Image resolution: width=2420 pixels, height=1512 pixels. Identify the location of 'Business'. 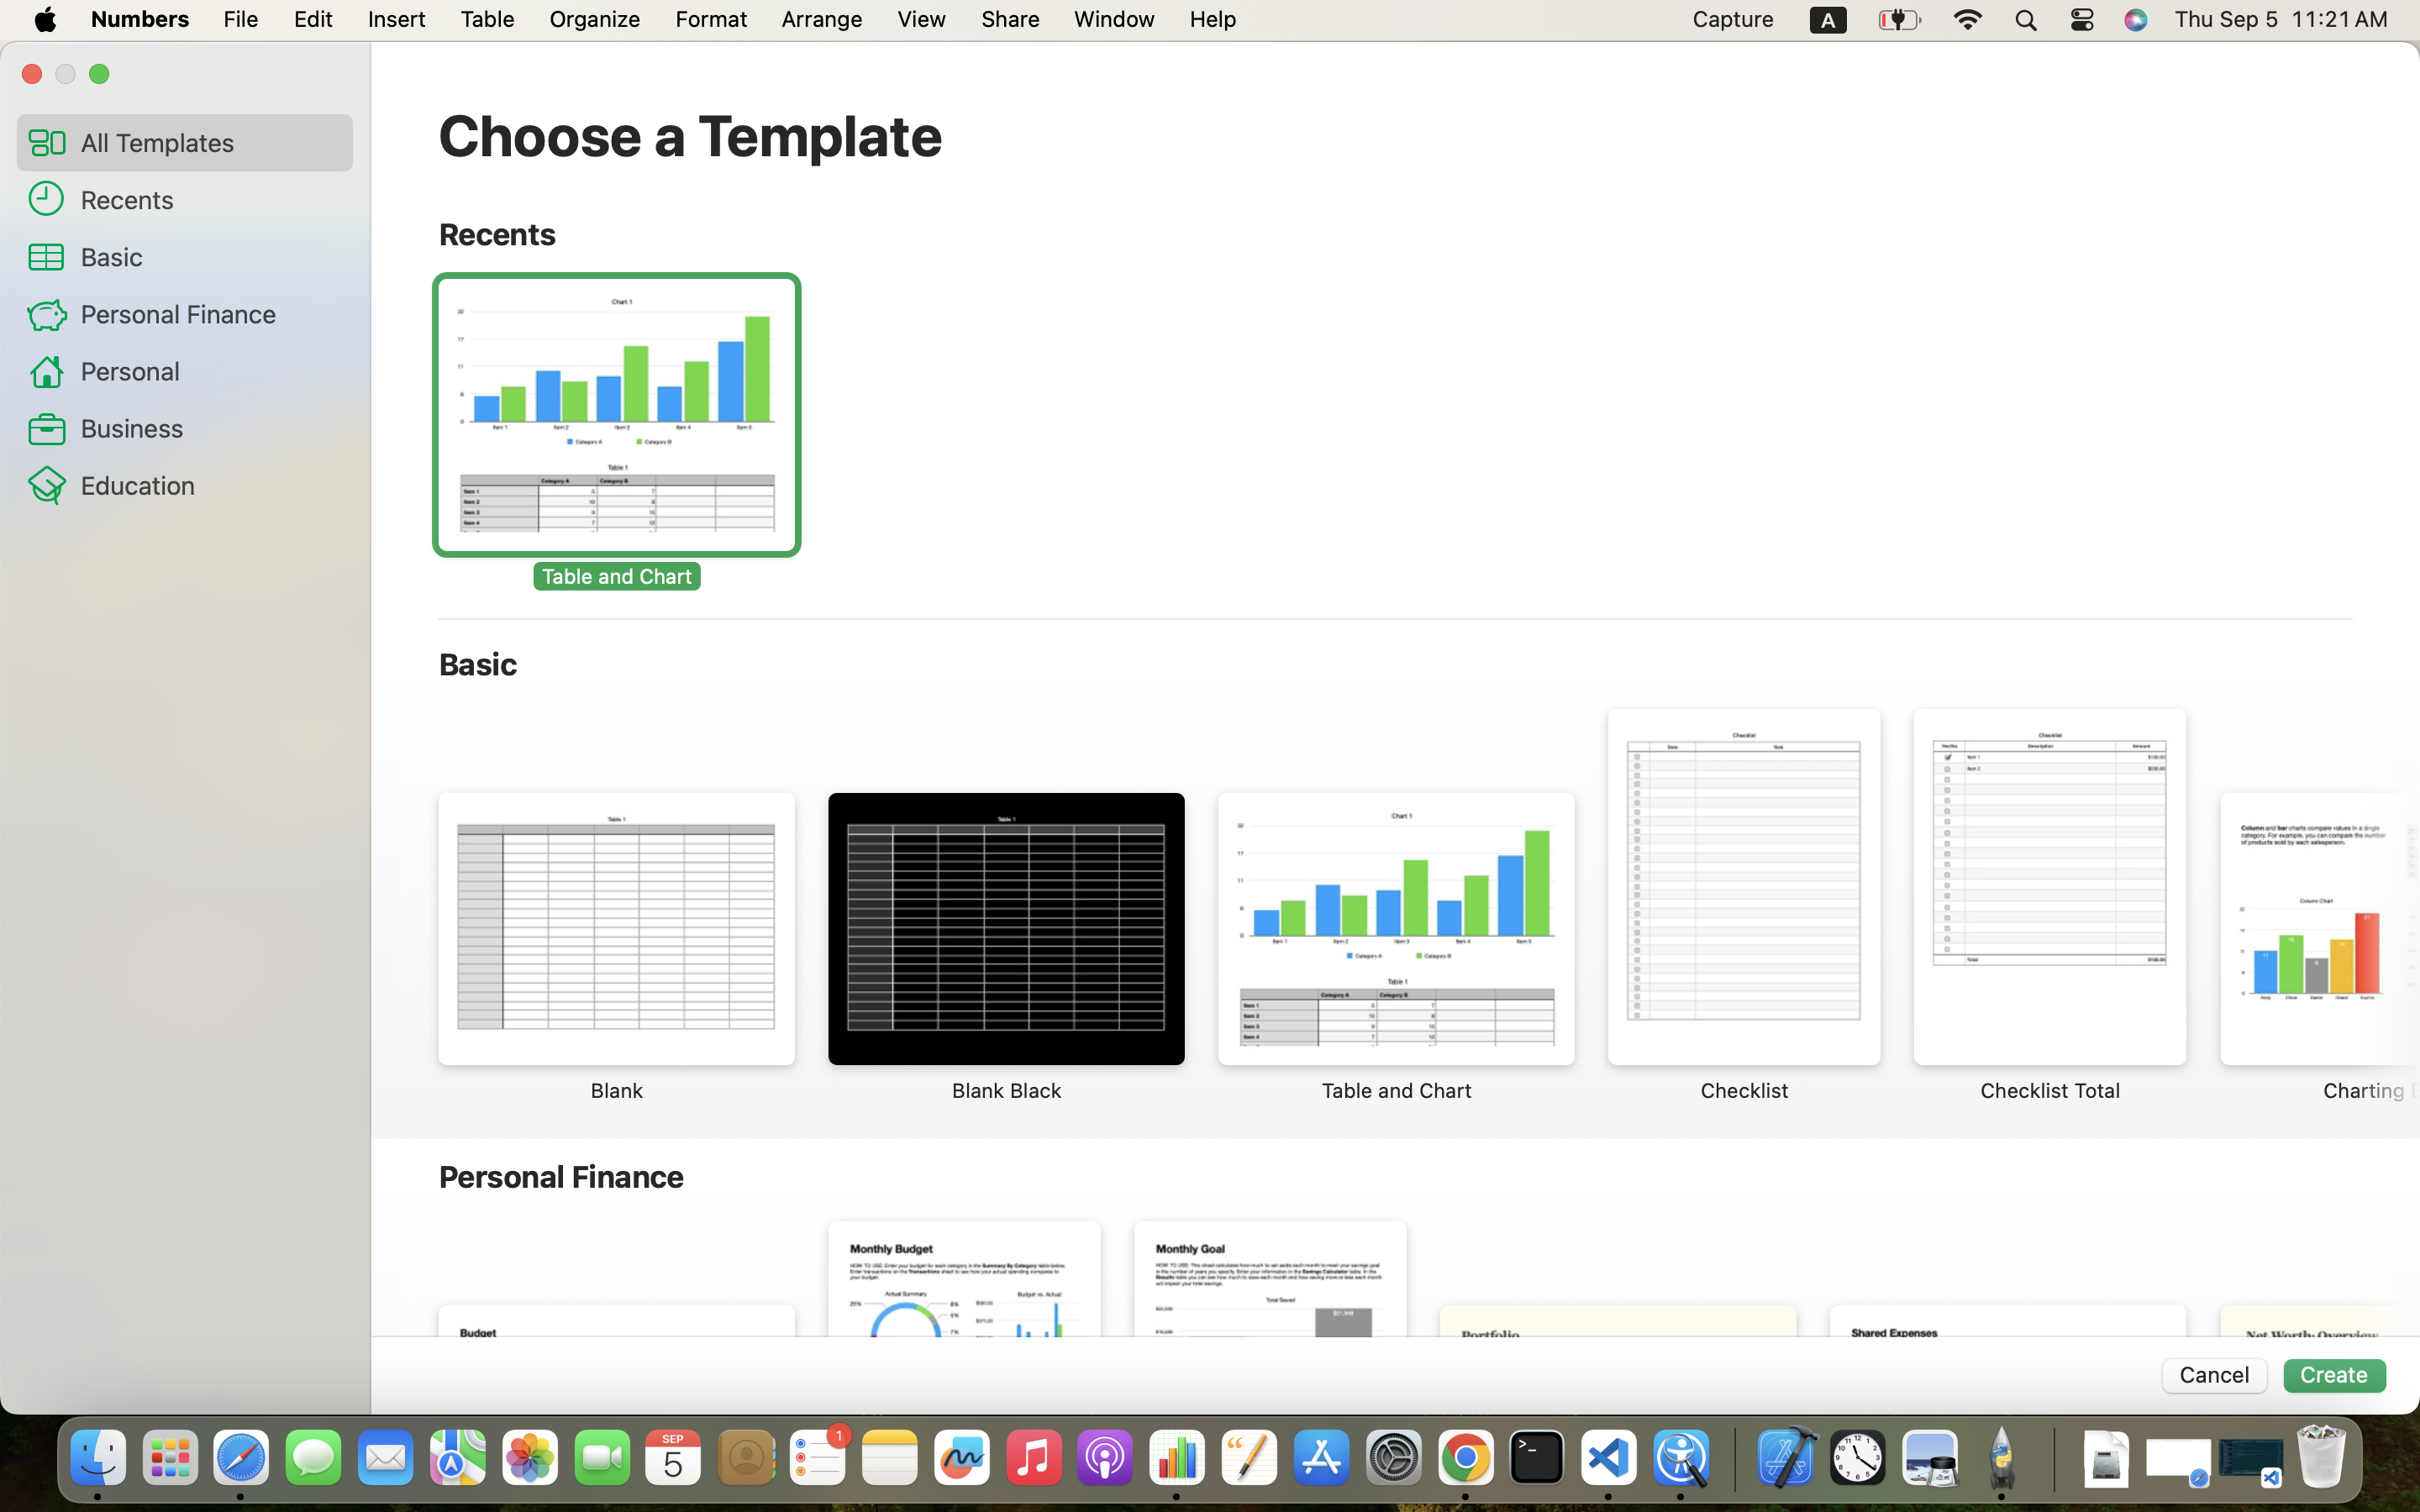
(208, 427).